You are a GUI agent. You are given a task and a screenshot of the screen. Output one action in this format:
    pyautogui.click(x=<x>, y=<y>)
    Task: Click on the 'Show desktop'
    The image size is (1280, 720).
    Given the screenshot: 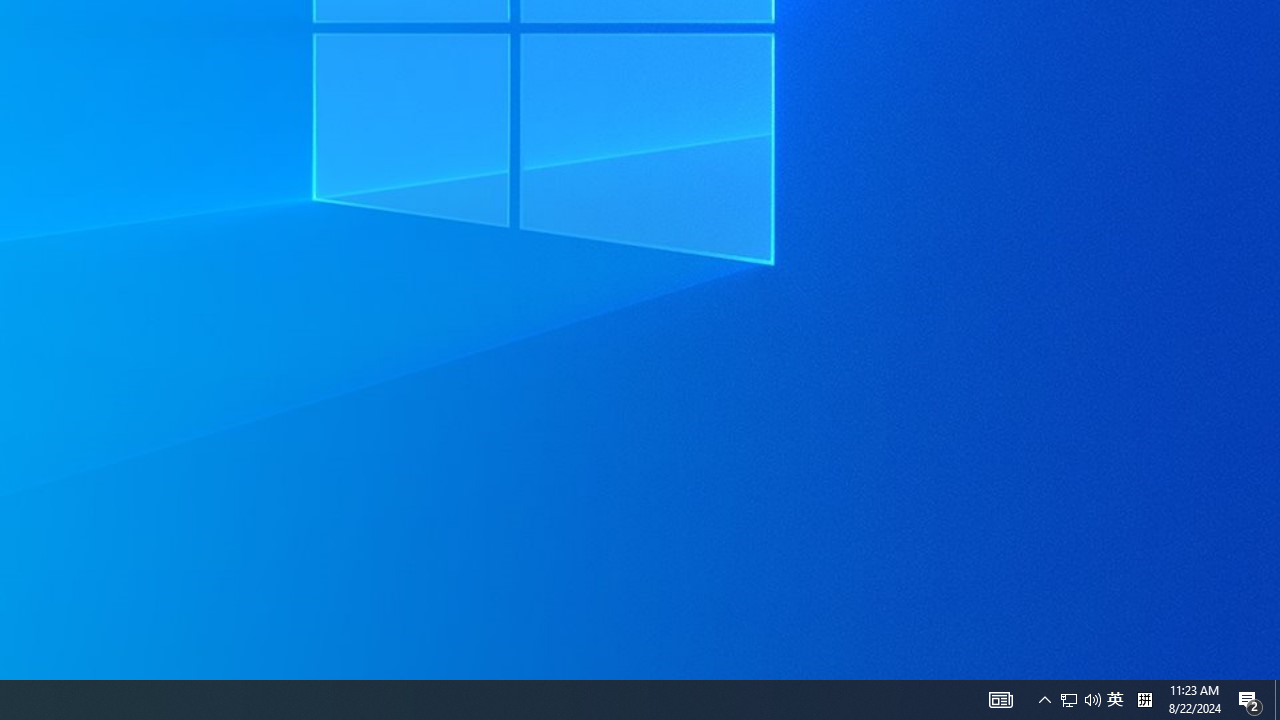 What is the action you would take?
    pyautogui.click(x=1276, y=698)
    